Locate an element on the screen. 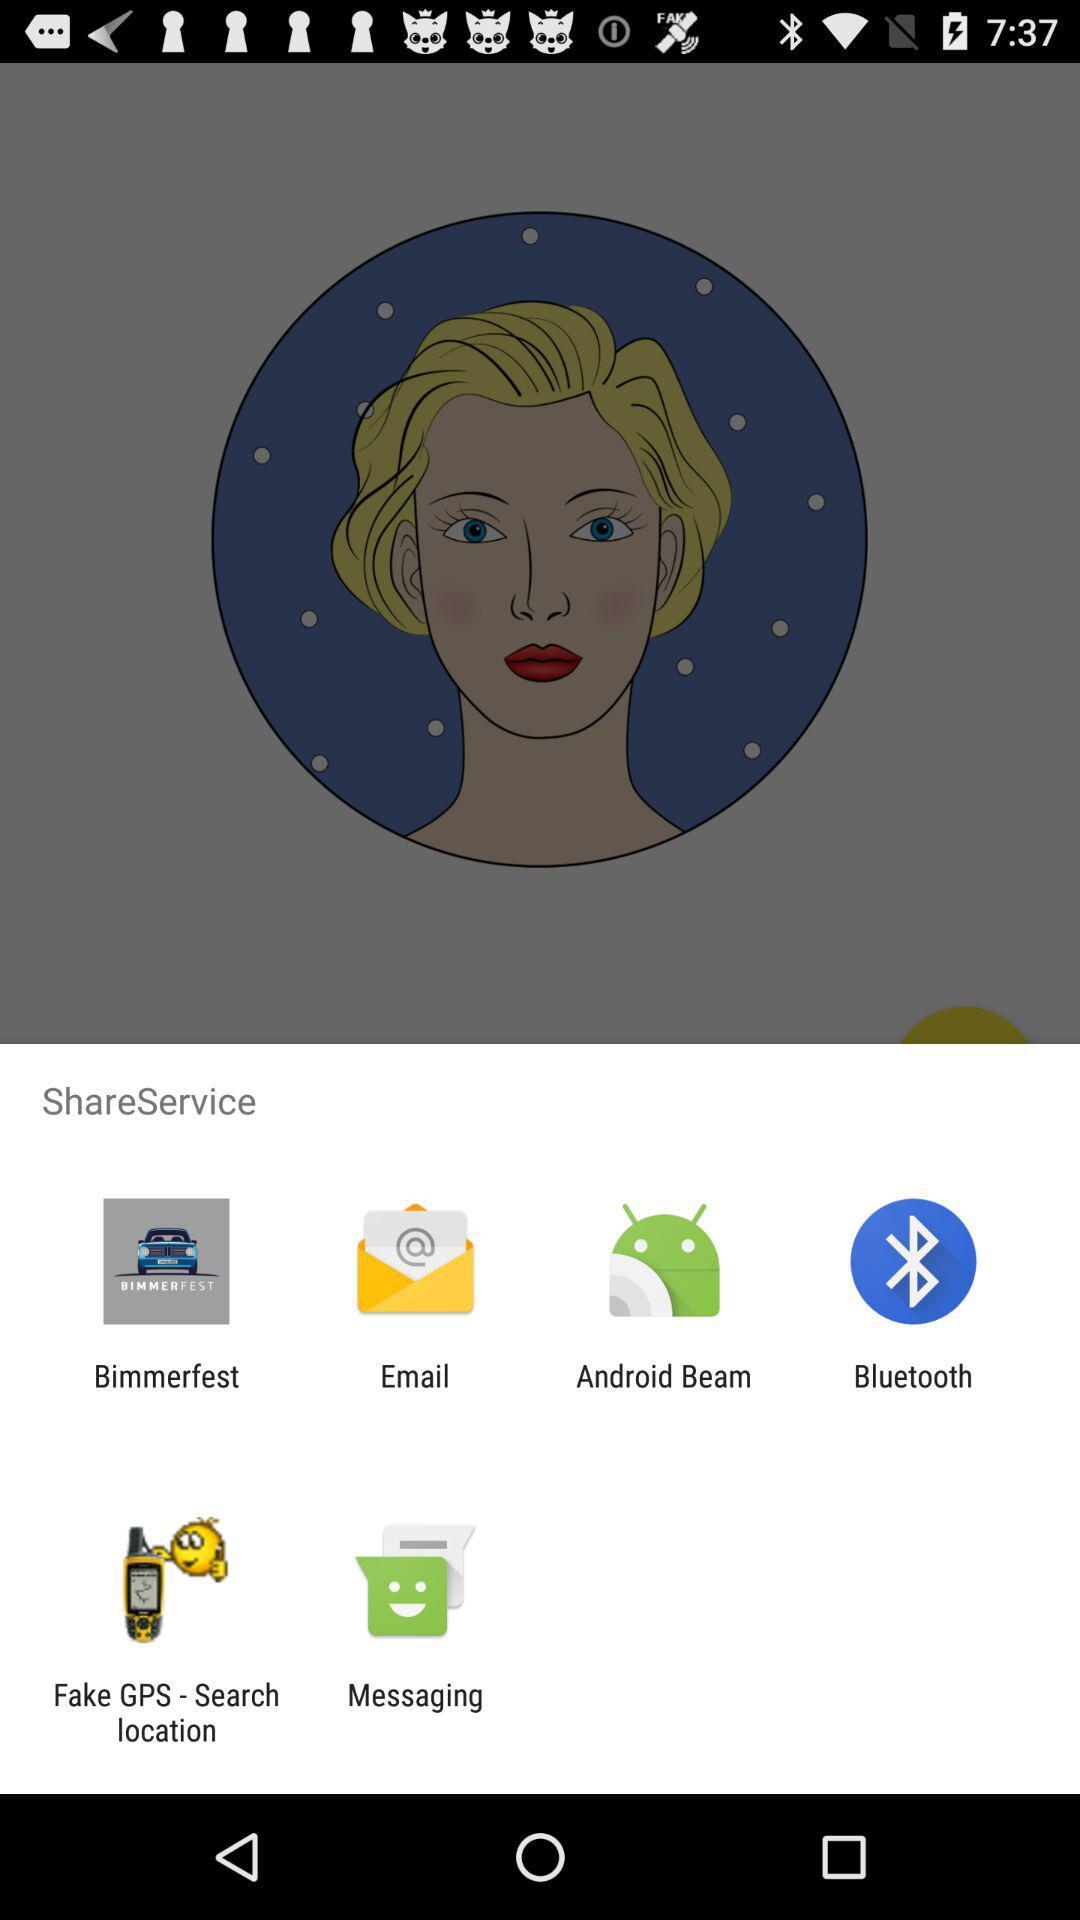 This screenshot has height=1920, width=1080. the email is located at coordinates (414, 1392).